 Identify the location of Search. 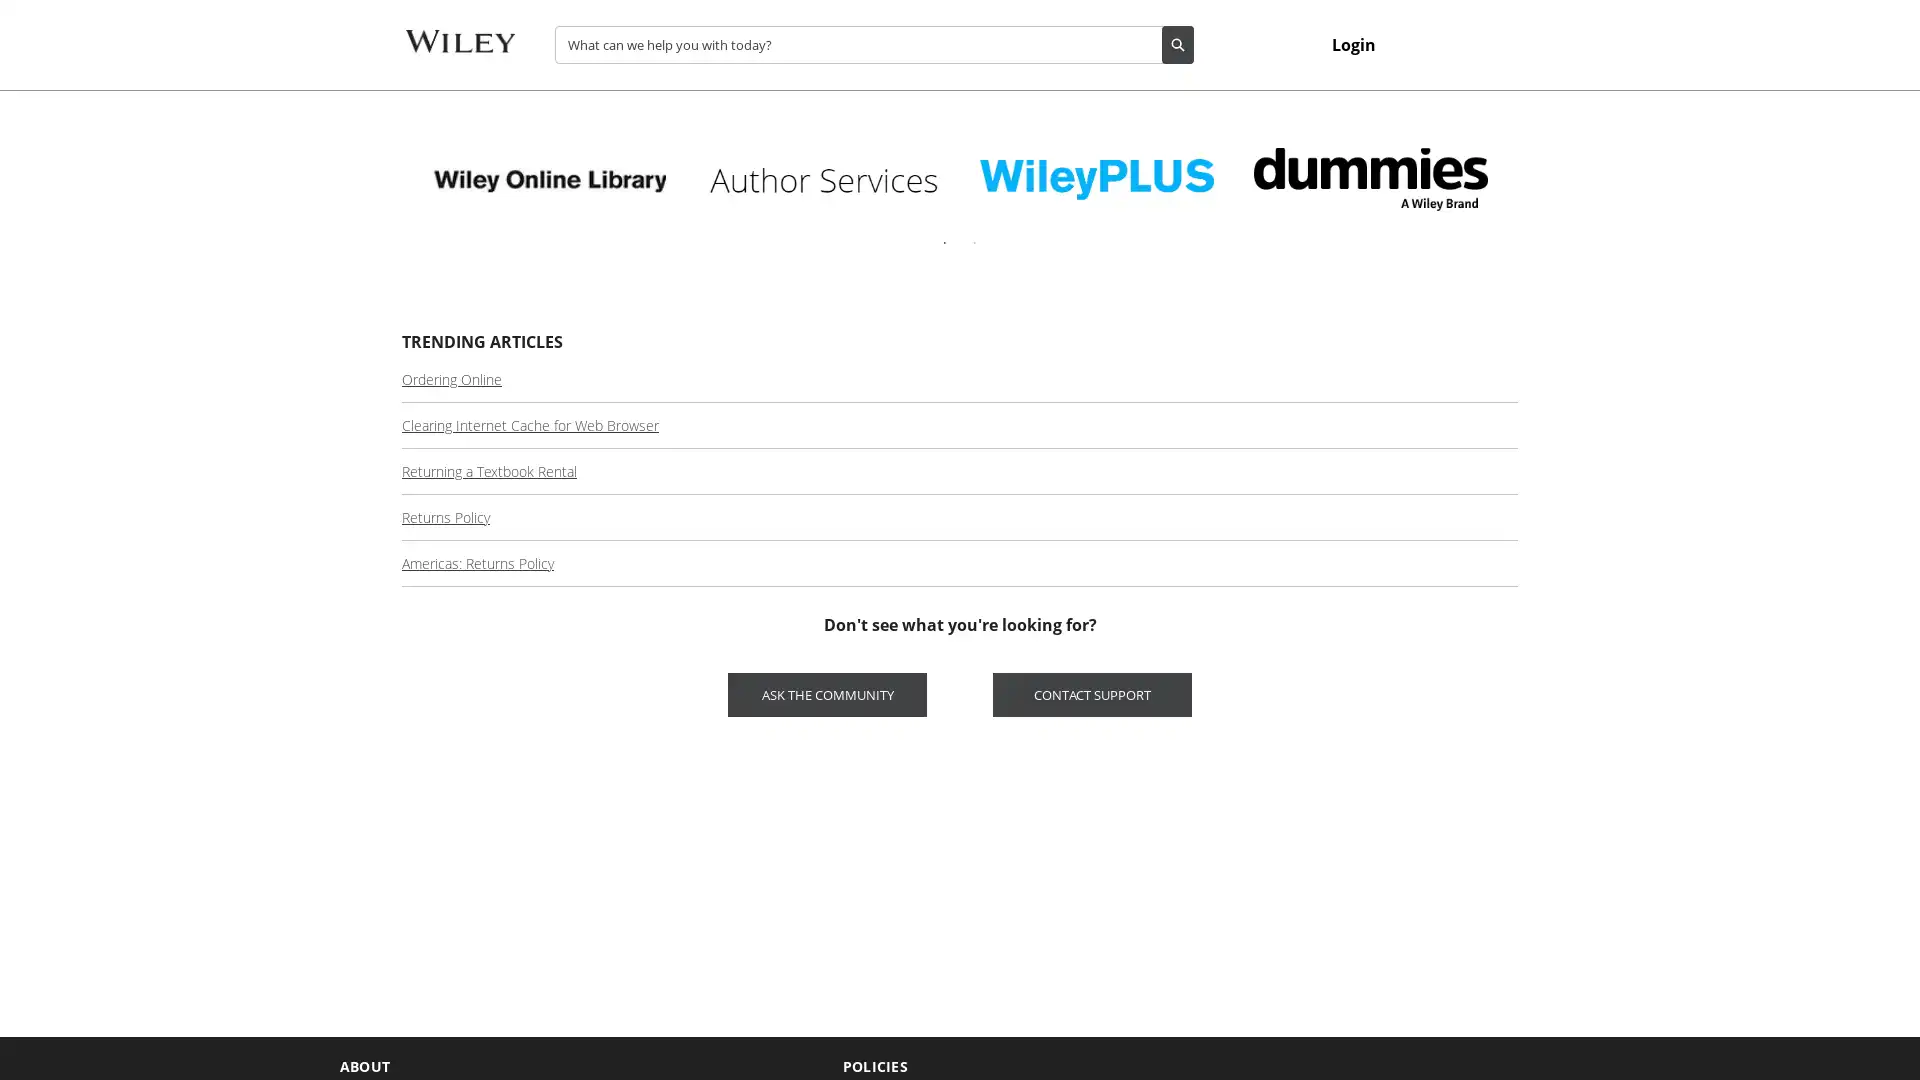
(1177, 43).